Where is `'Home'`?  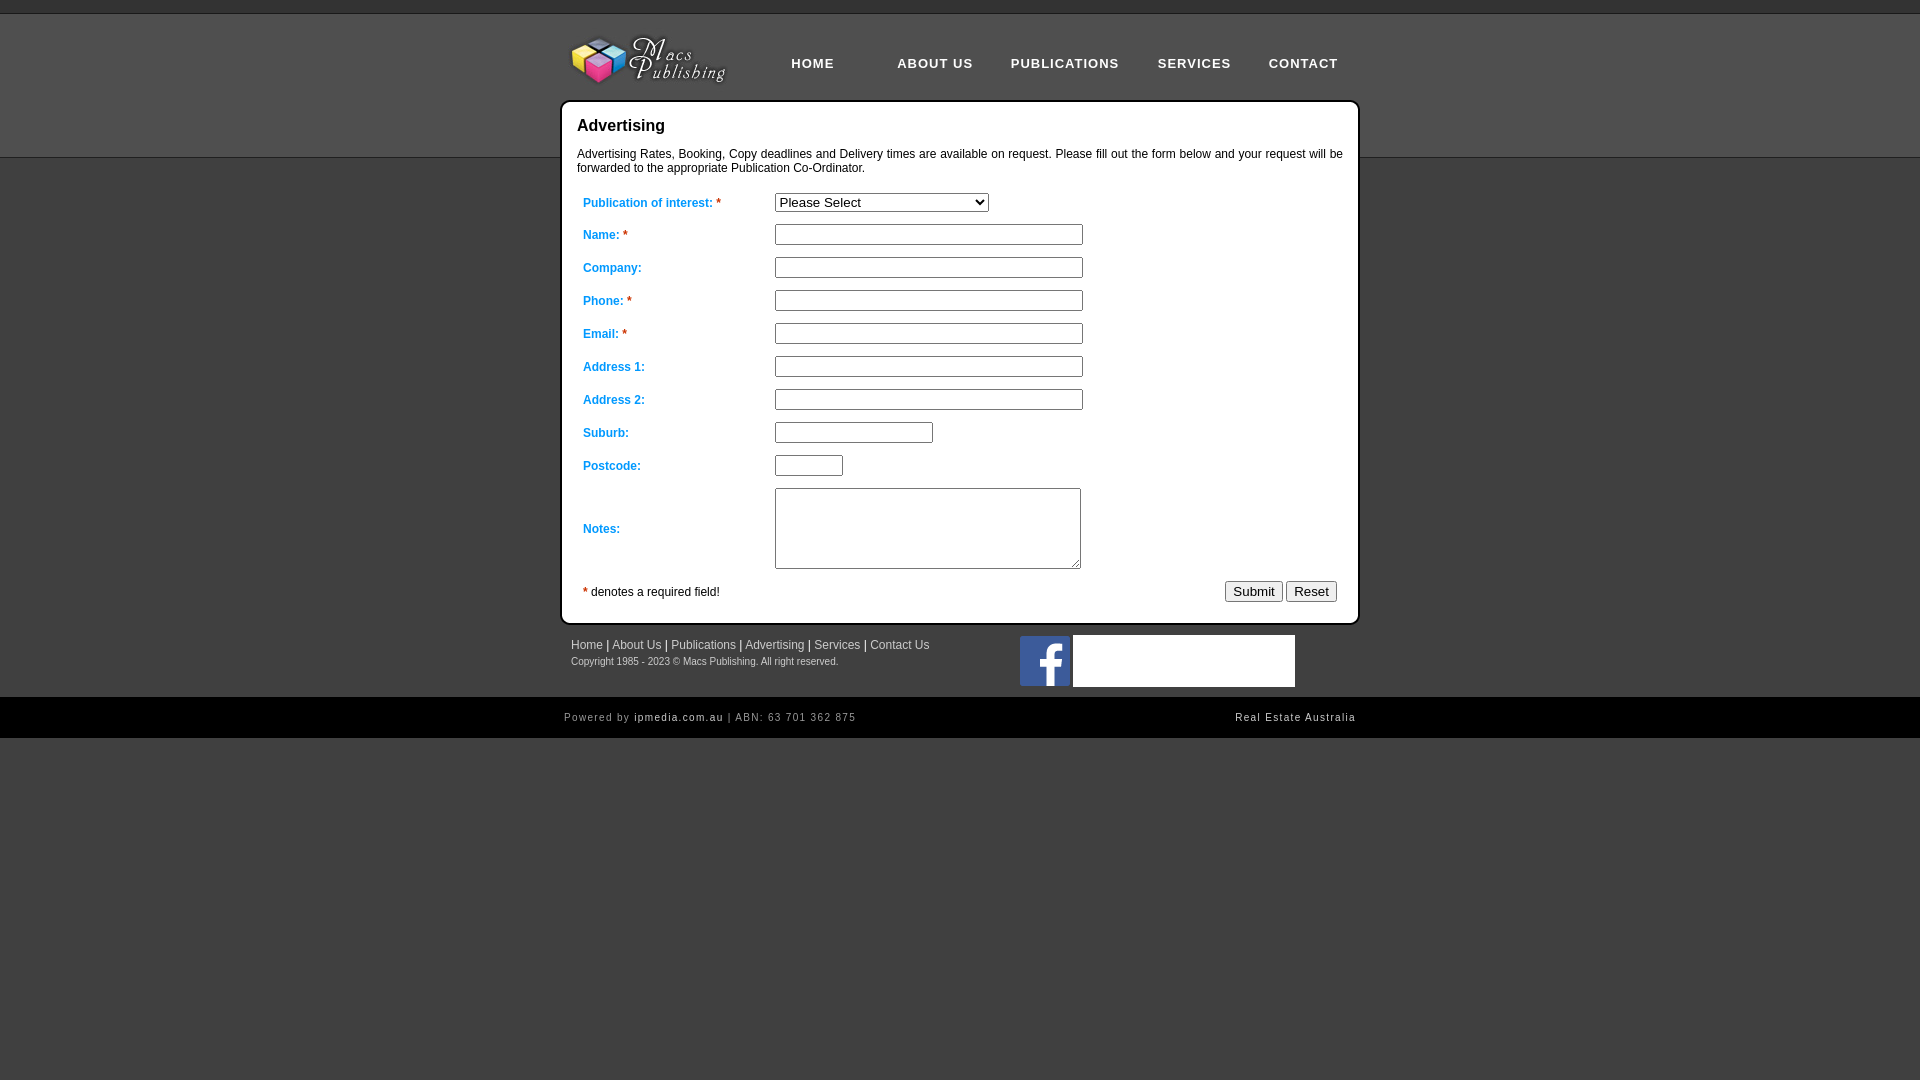 'Home' is located at coordinates (585, 644).